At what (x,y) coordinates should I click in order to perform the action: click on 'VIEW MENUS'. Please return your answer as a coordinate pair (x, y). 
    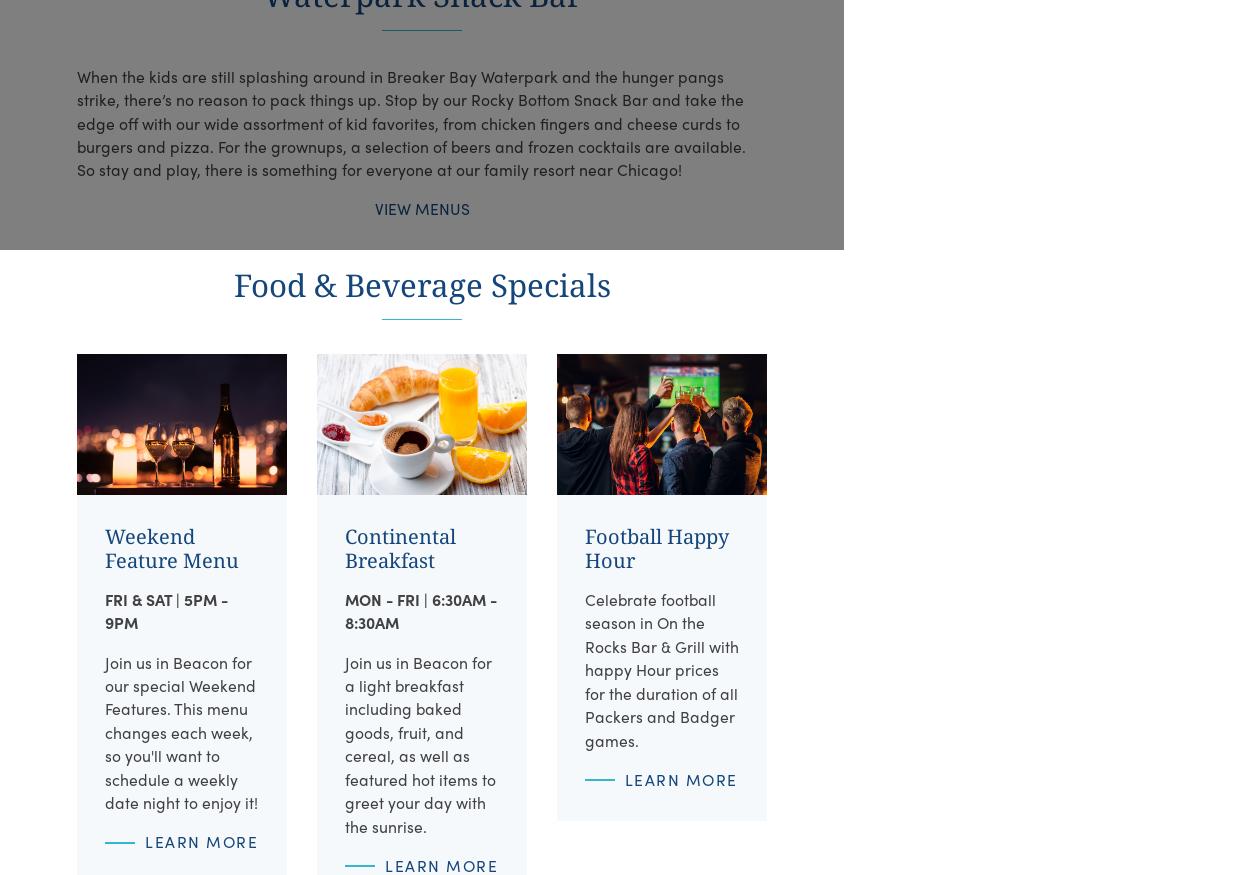
    Looking at the image, I should click on (372, 208).